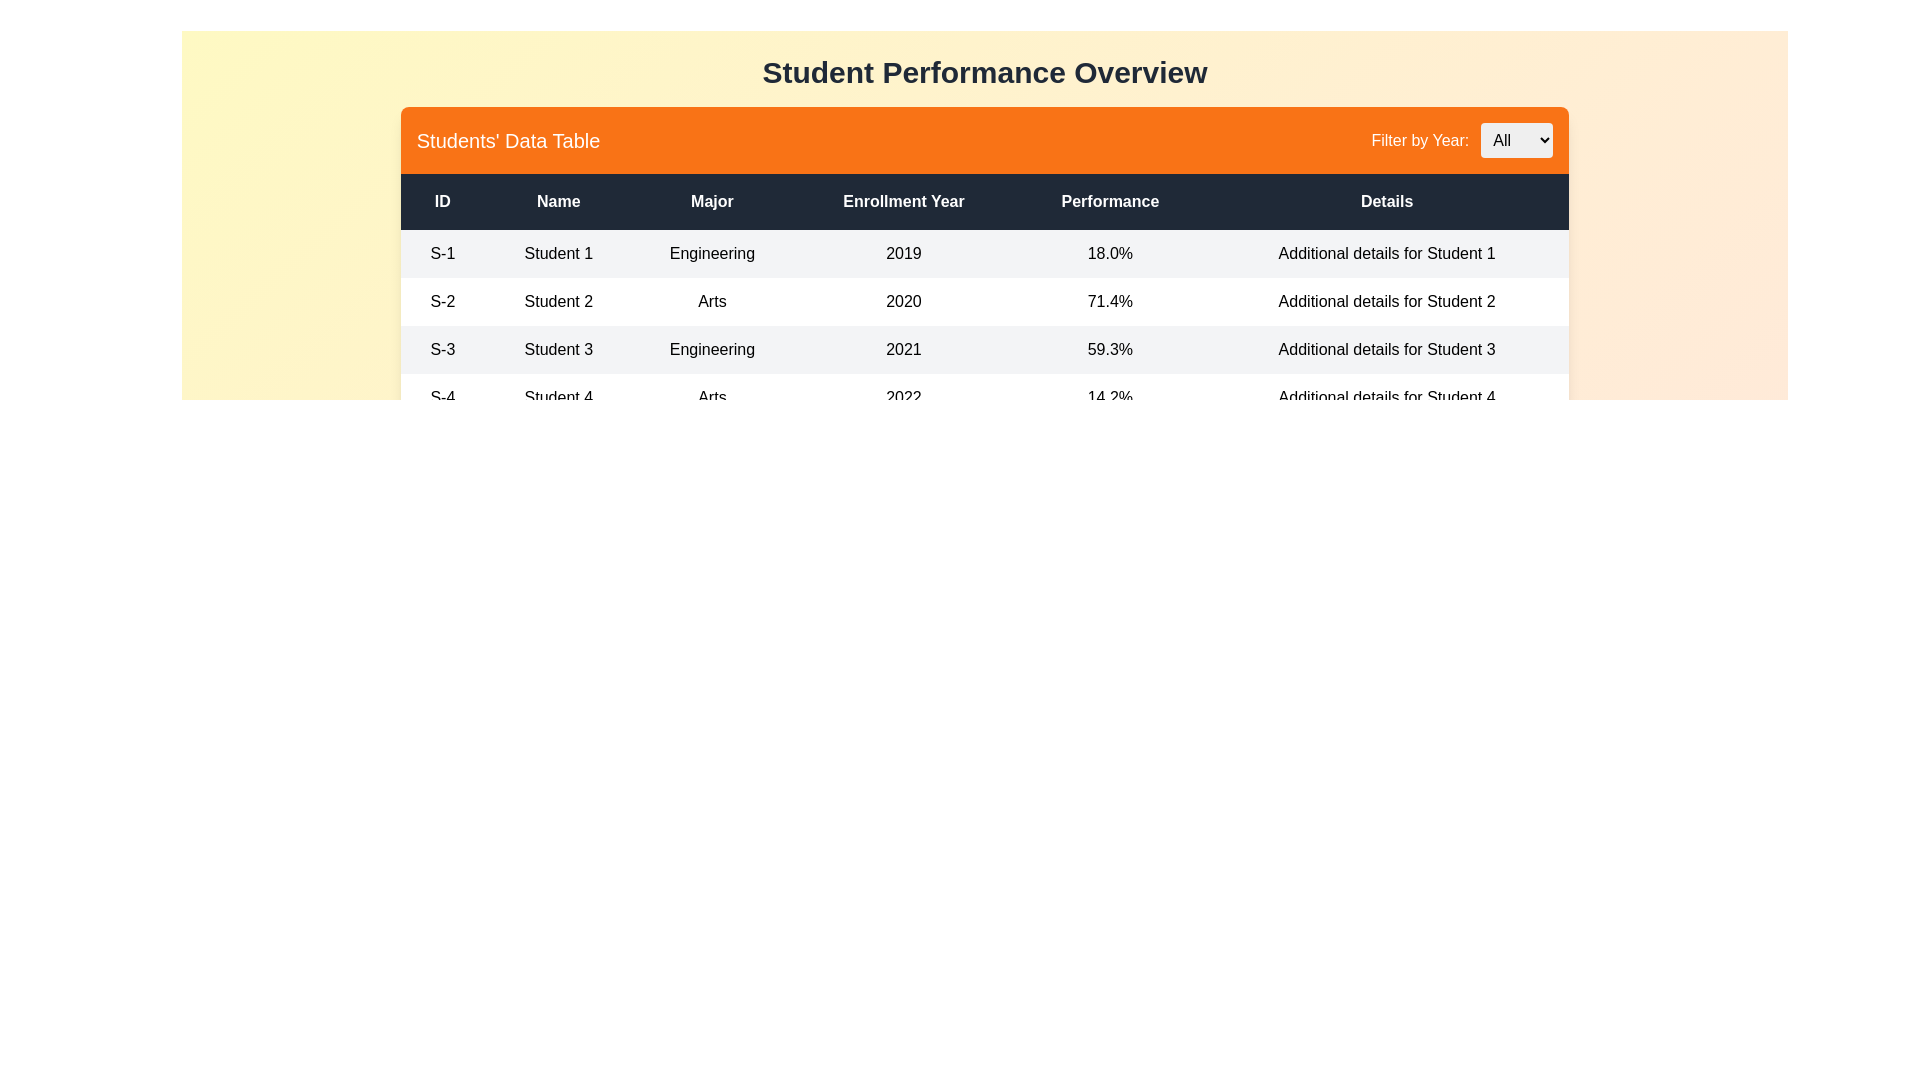 The image size is (1920, 1080). Describe the element at coordinates (1386, 201) in the screenshot. I see `the column header Details to sort the table by that column` at that location.